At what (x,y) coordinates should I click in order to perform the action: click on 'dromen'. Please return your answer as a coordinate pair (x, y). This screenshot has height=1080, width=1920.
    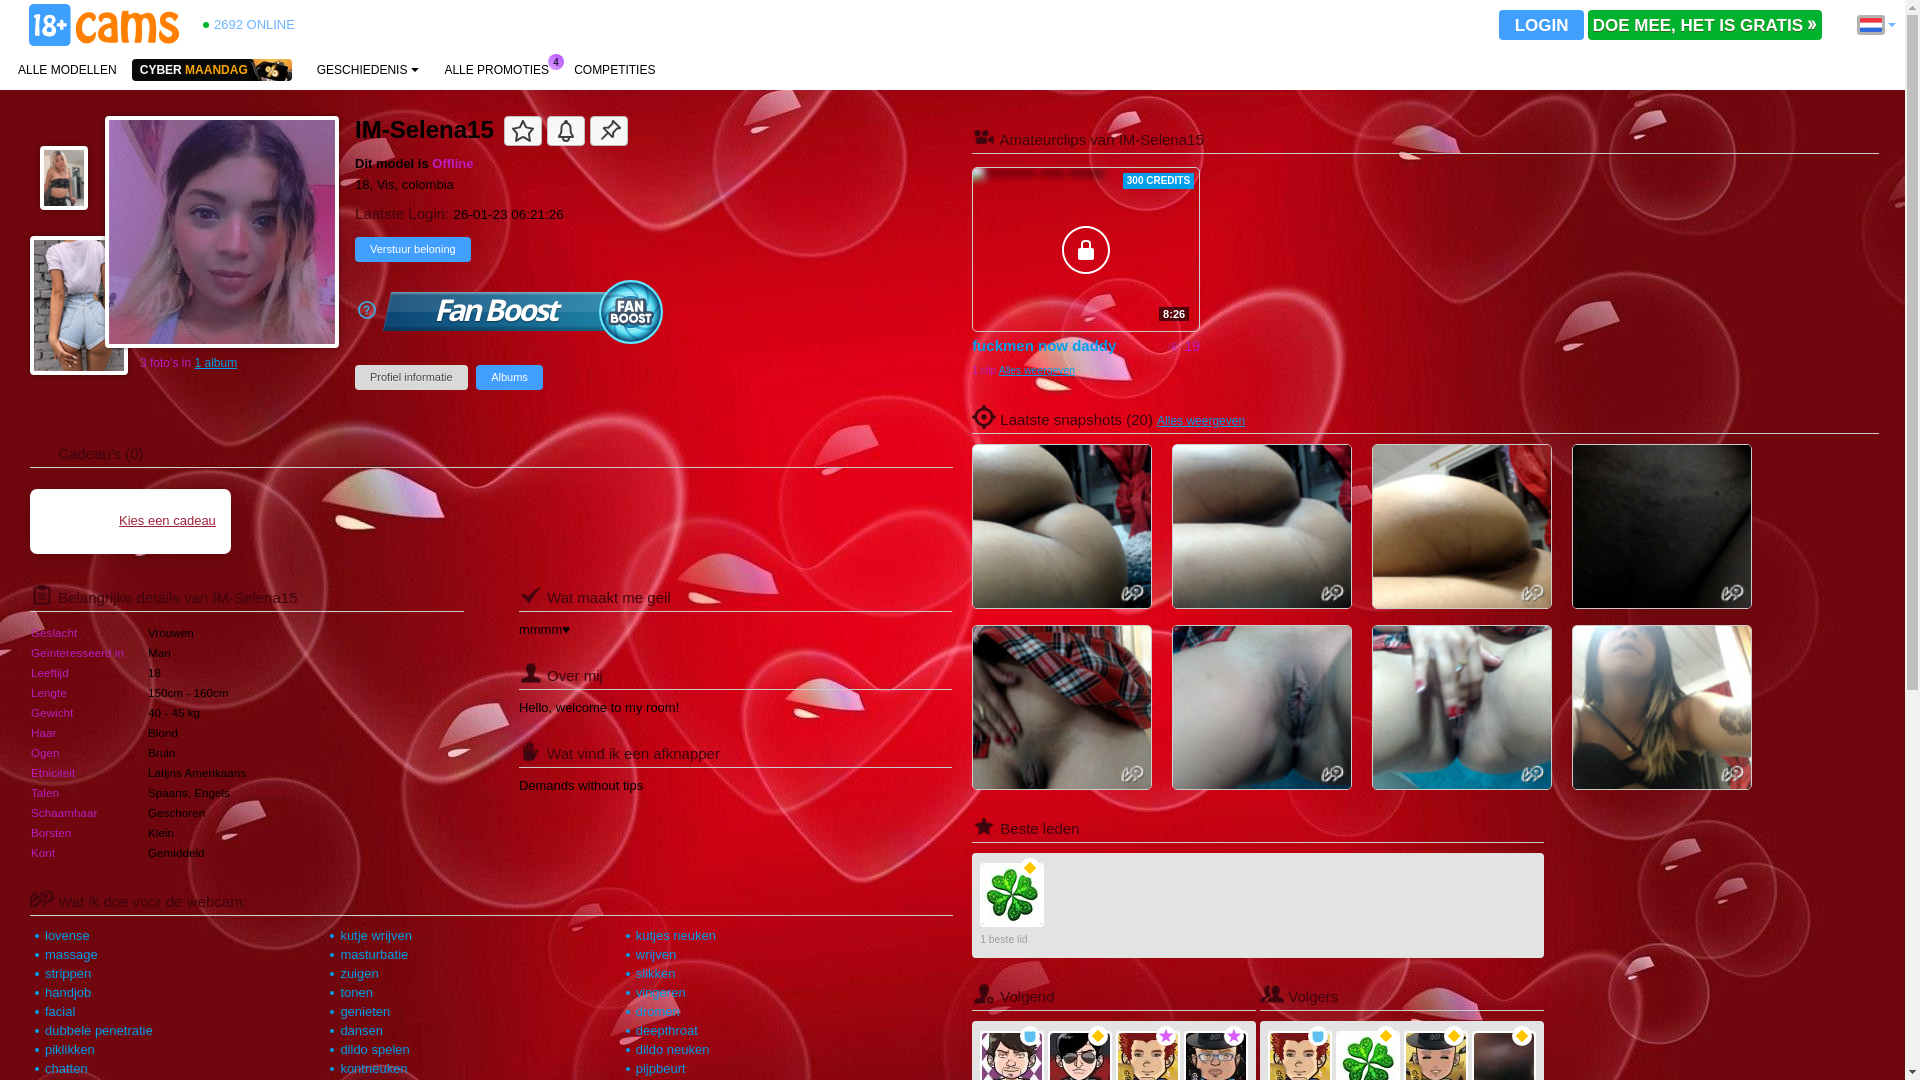
    Looking at the image, I should click on (657, 1011).